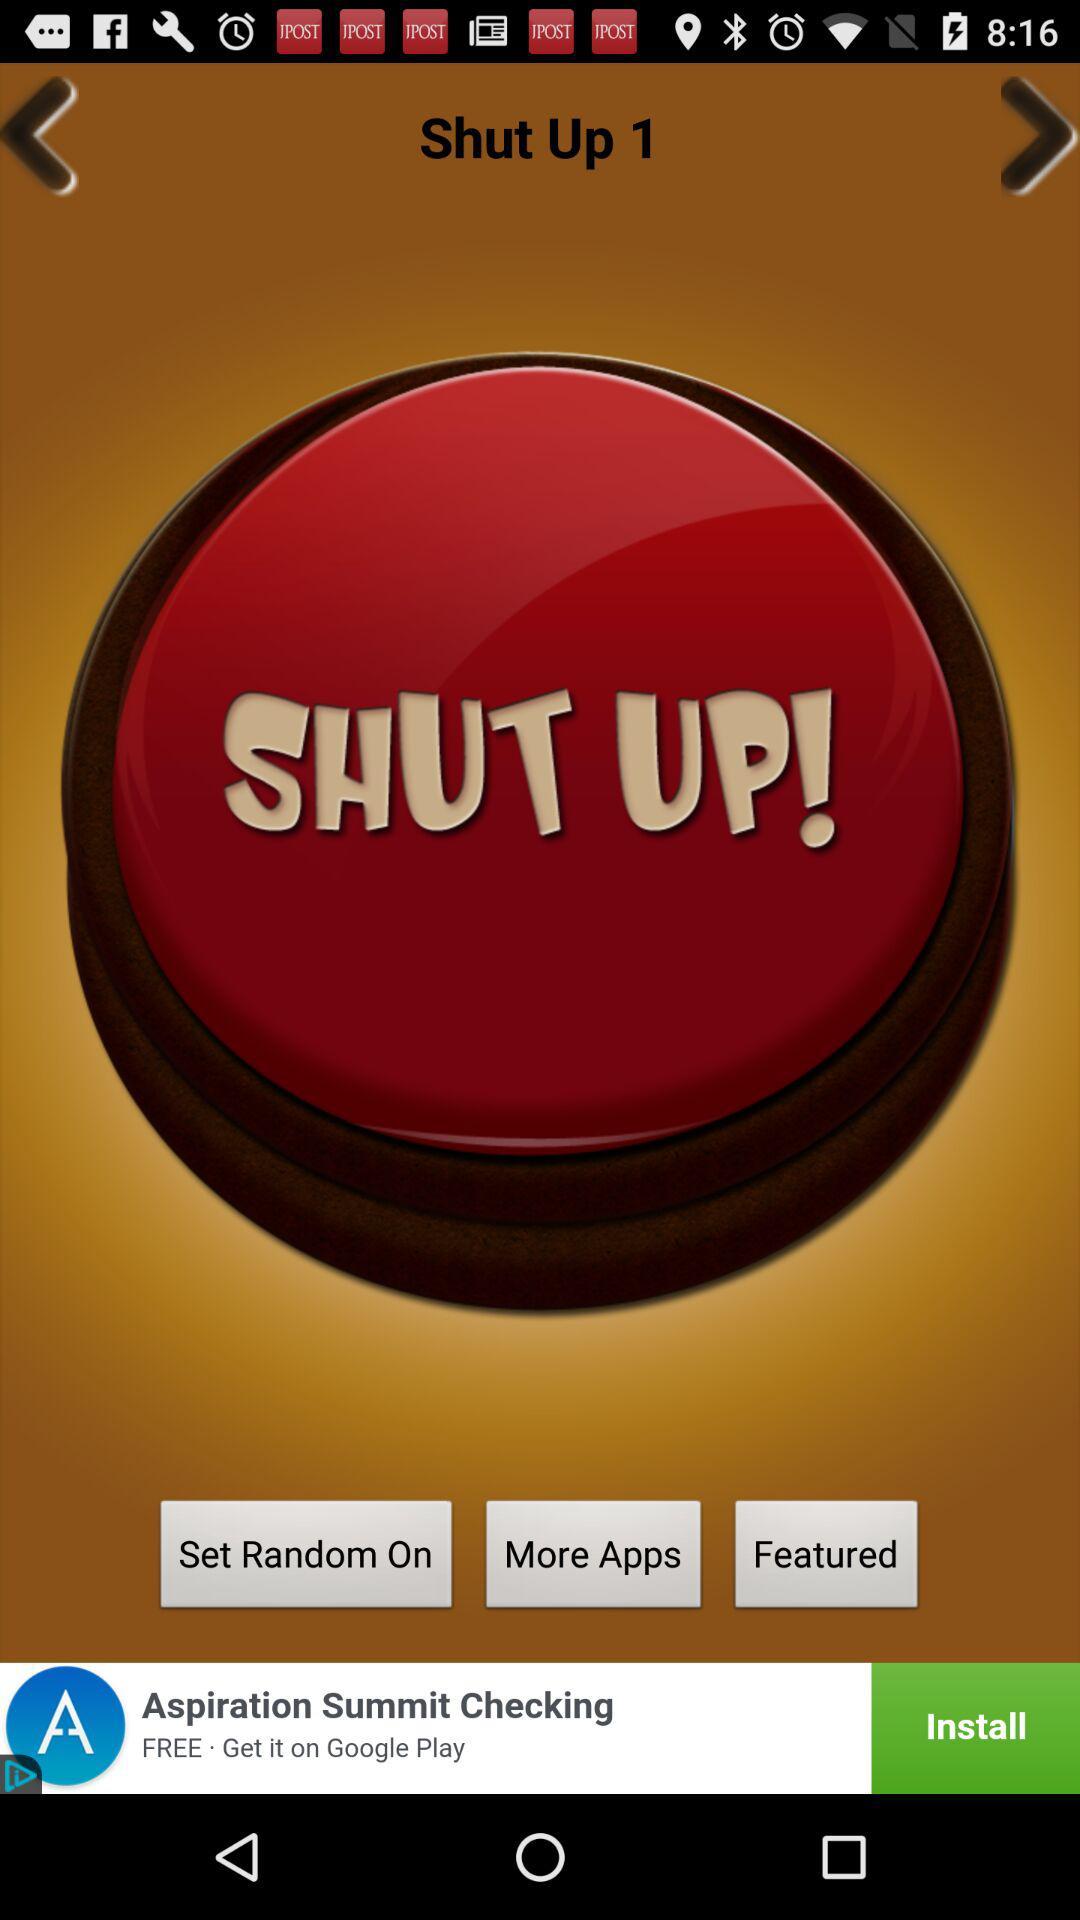  What do you see at coordinates (540, 834) in the screenshot?
I see `mute` at bounding box center [540, 834].